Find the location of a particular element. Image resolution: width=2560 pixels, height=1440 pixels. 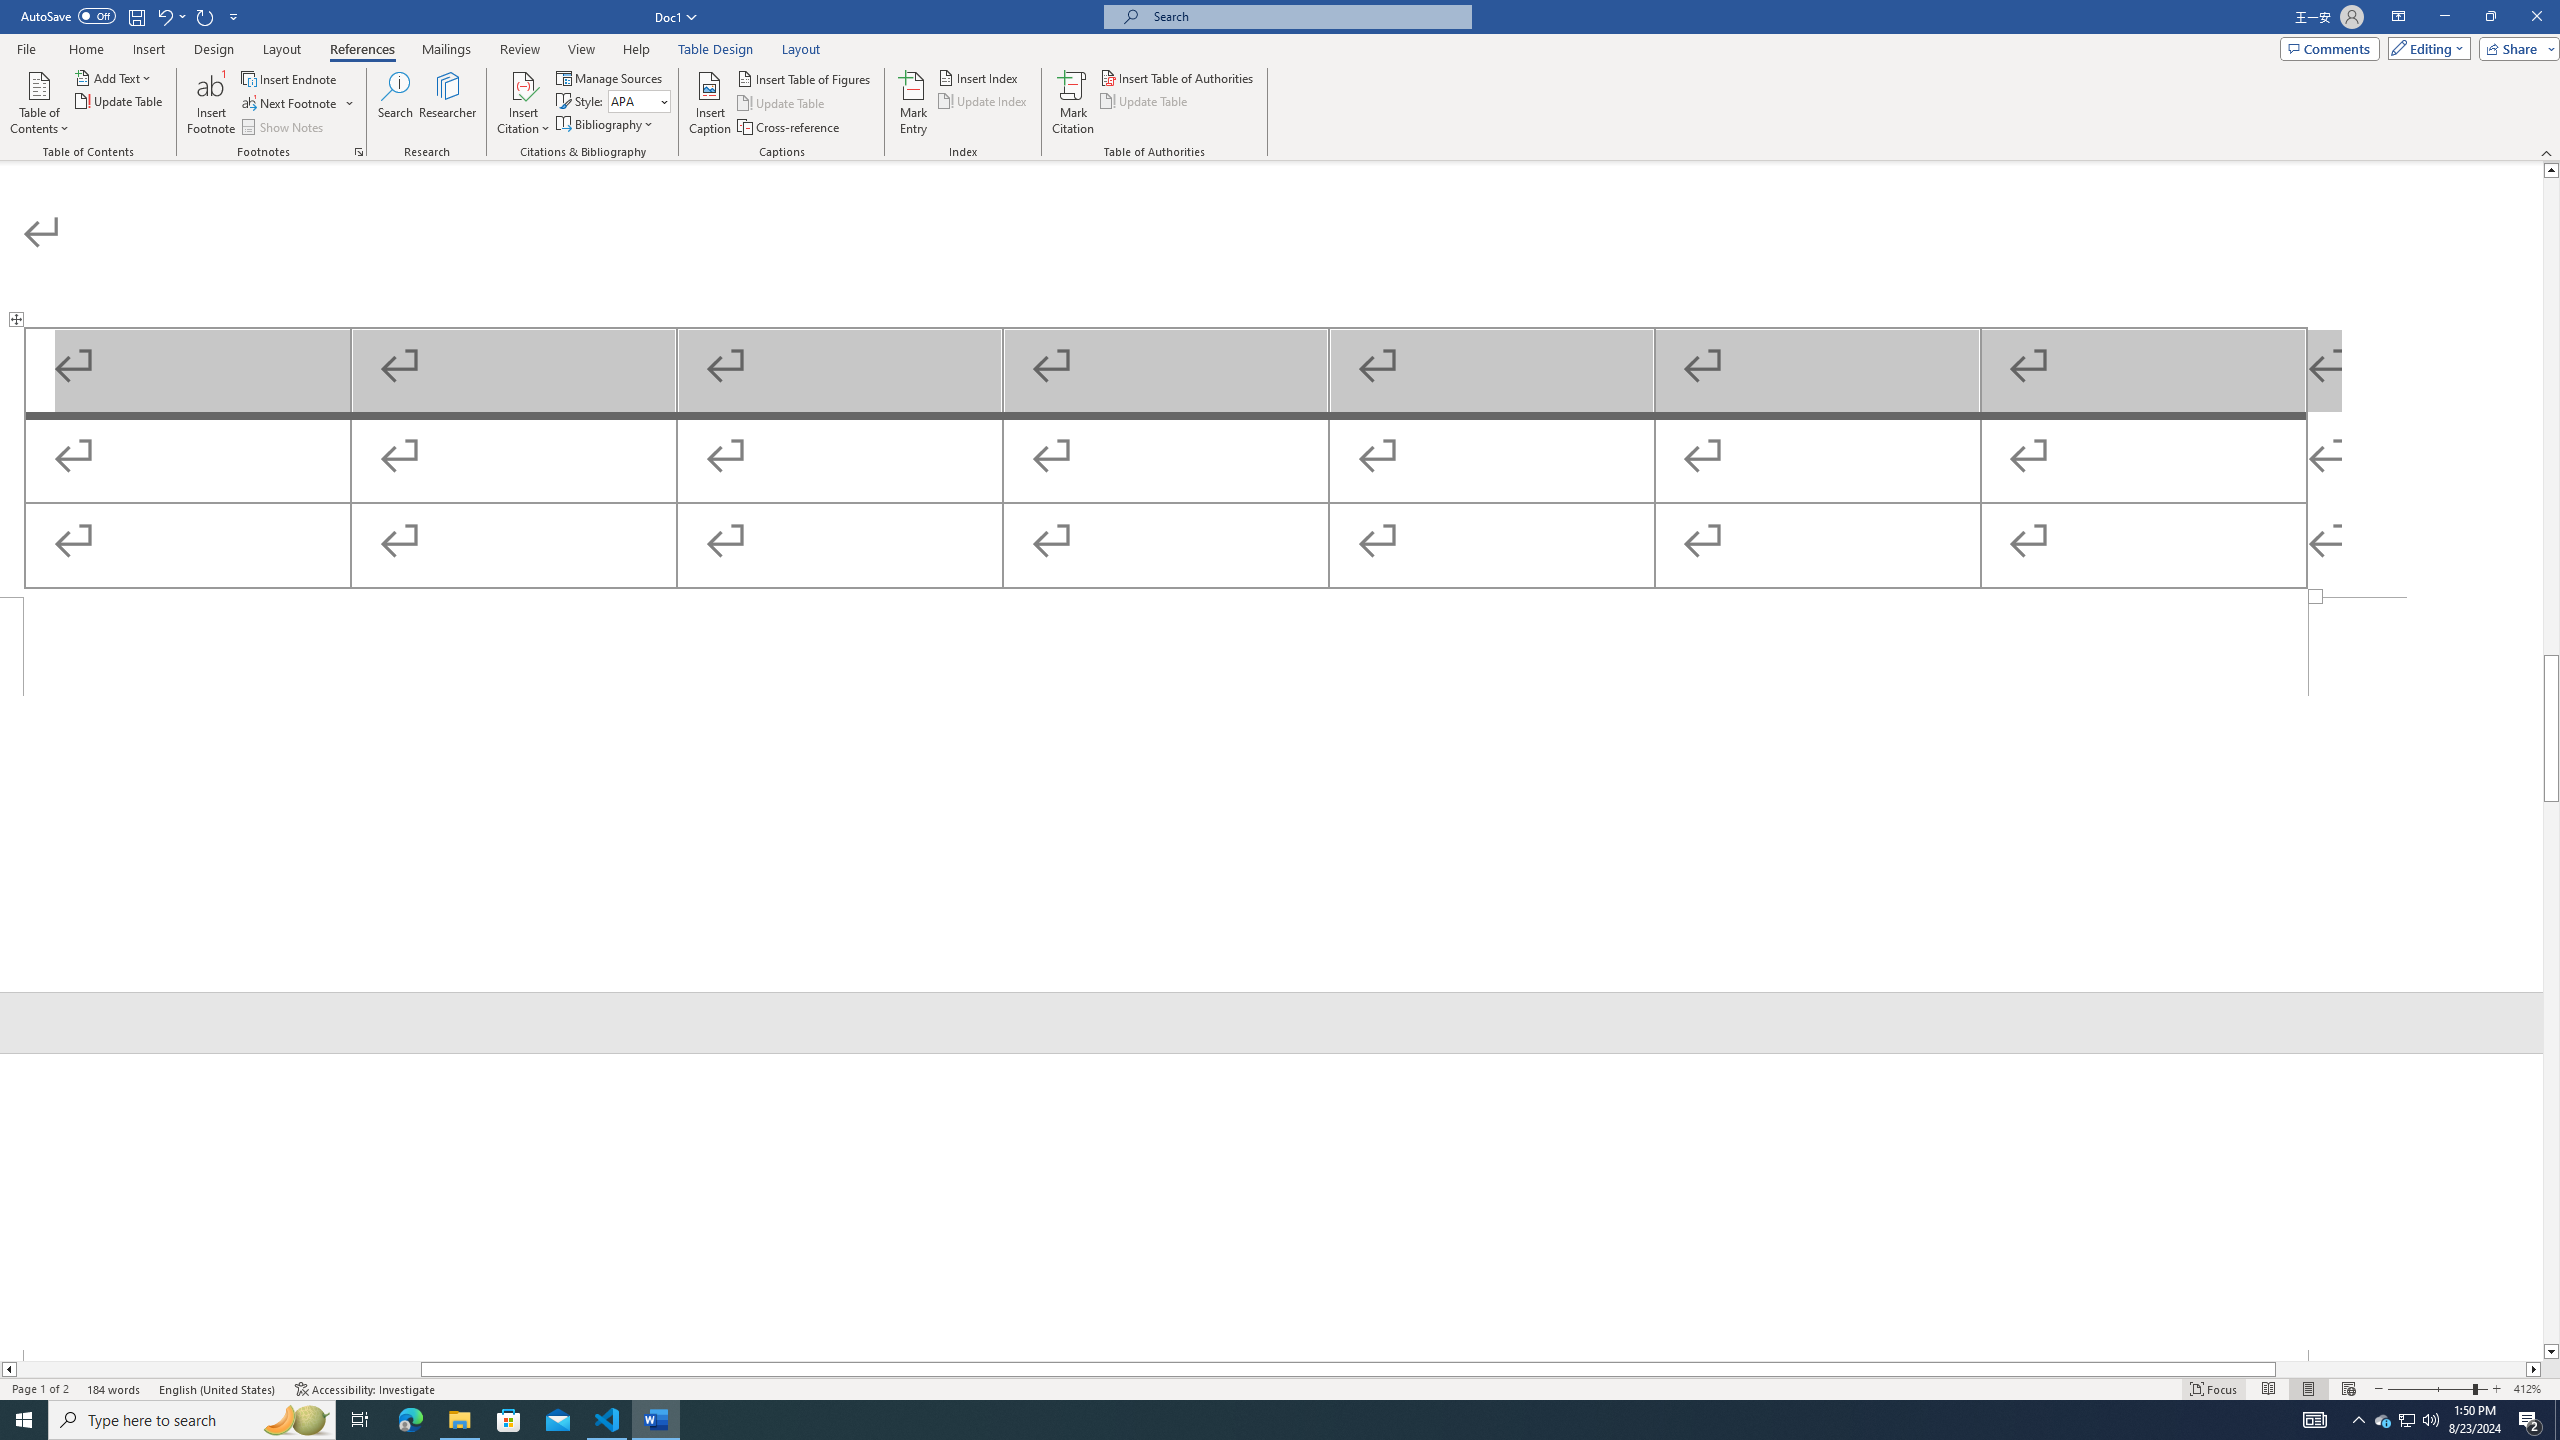

'Insert Endnote' is located at coordinates (289, 78).